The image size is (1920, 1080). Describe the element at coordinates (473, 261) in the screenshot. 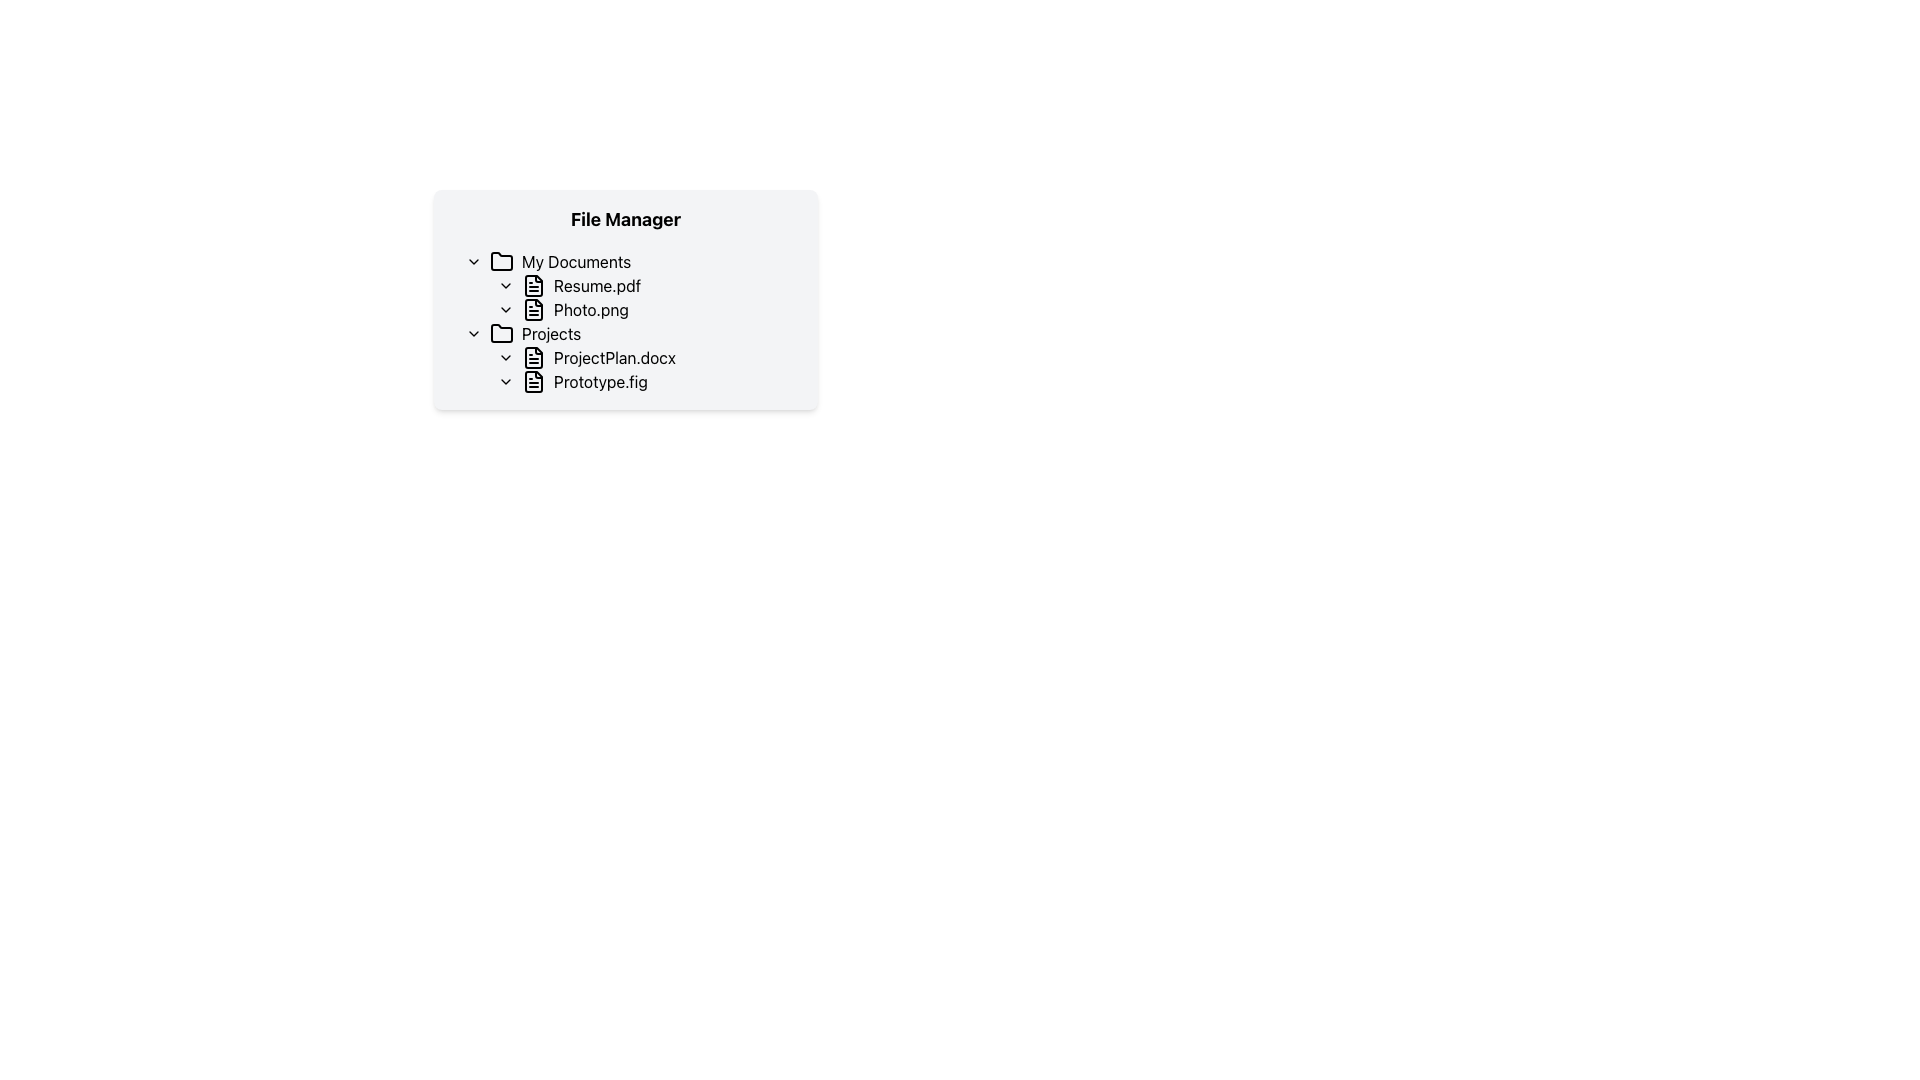

I see `the right-facing chevron arrow icon located to the left of the 'My Documents' text` at that location.